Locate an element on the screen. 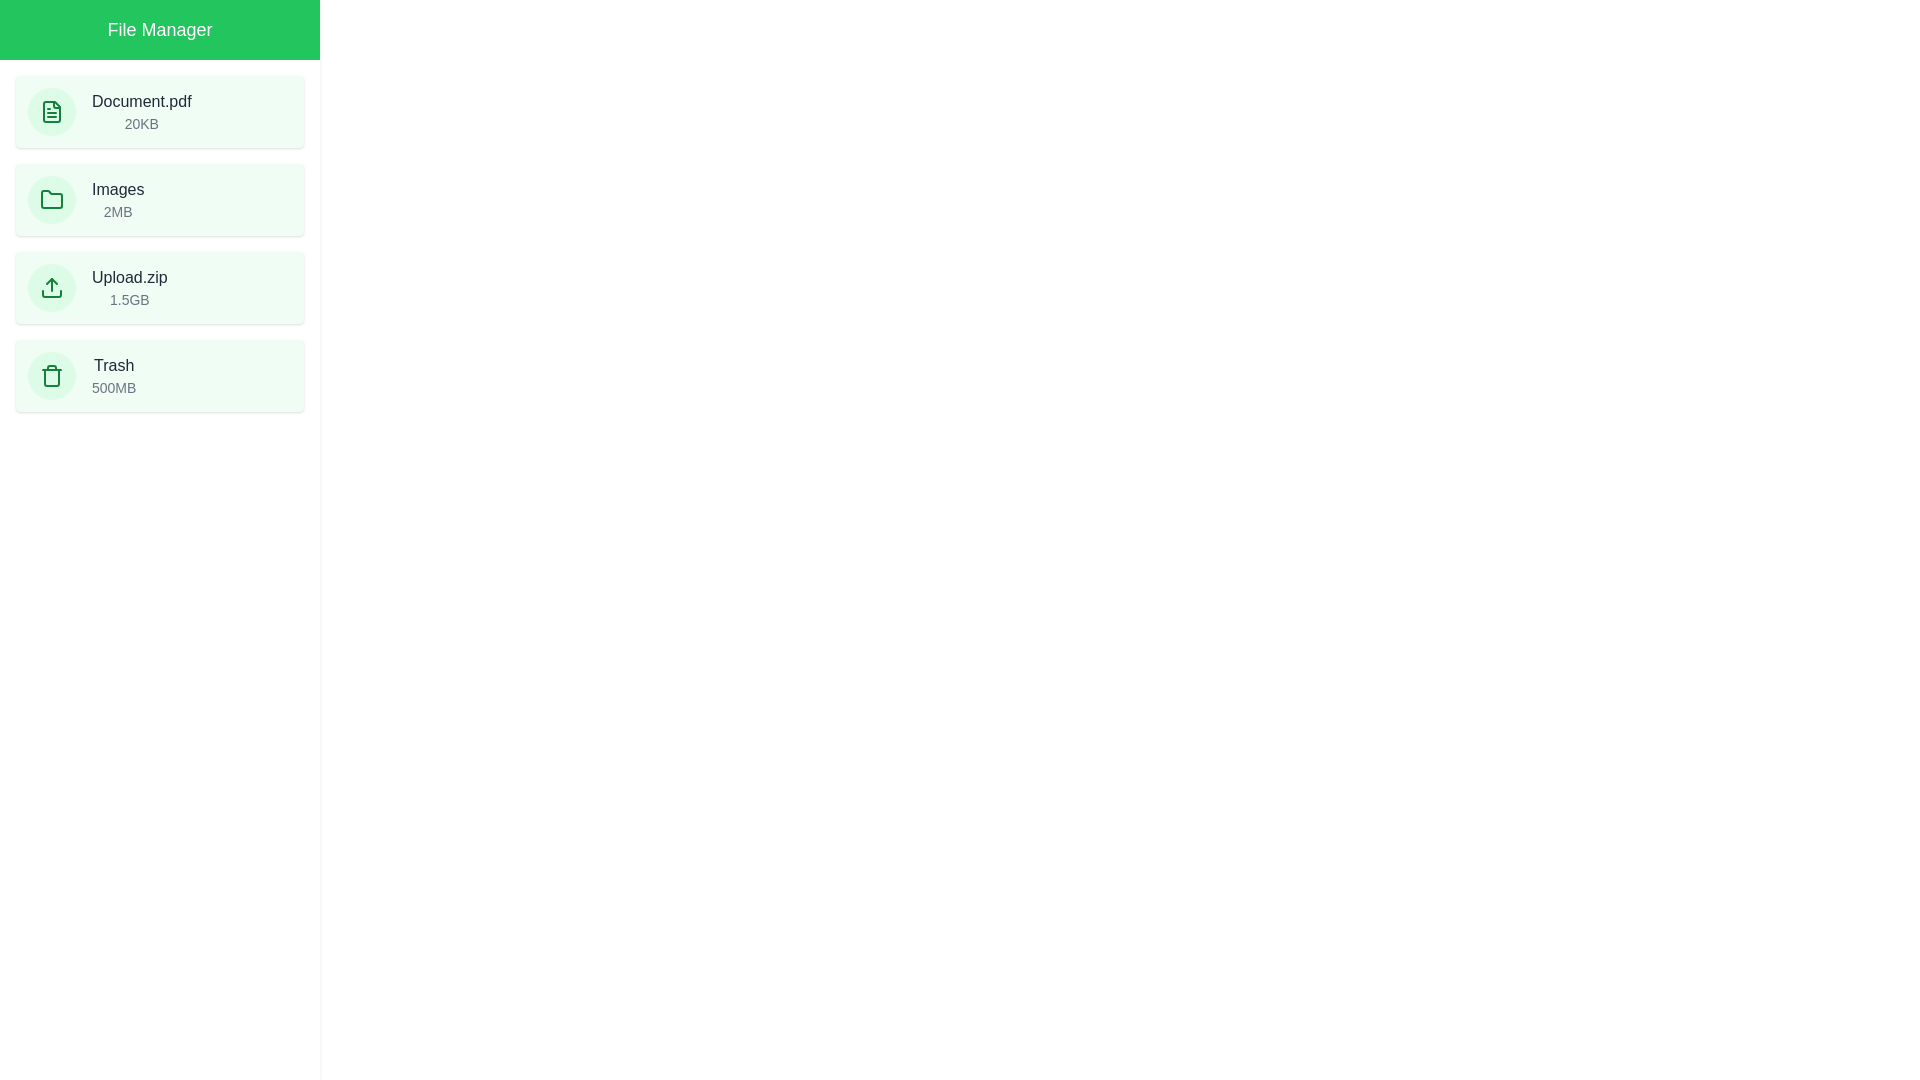  the file or folder item identified by its name Trash is located at coordinates (158, 375).